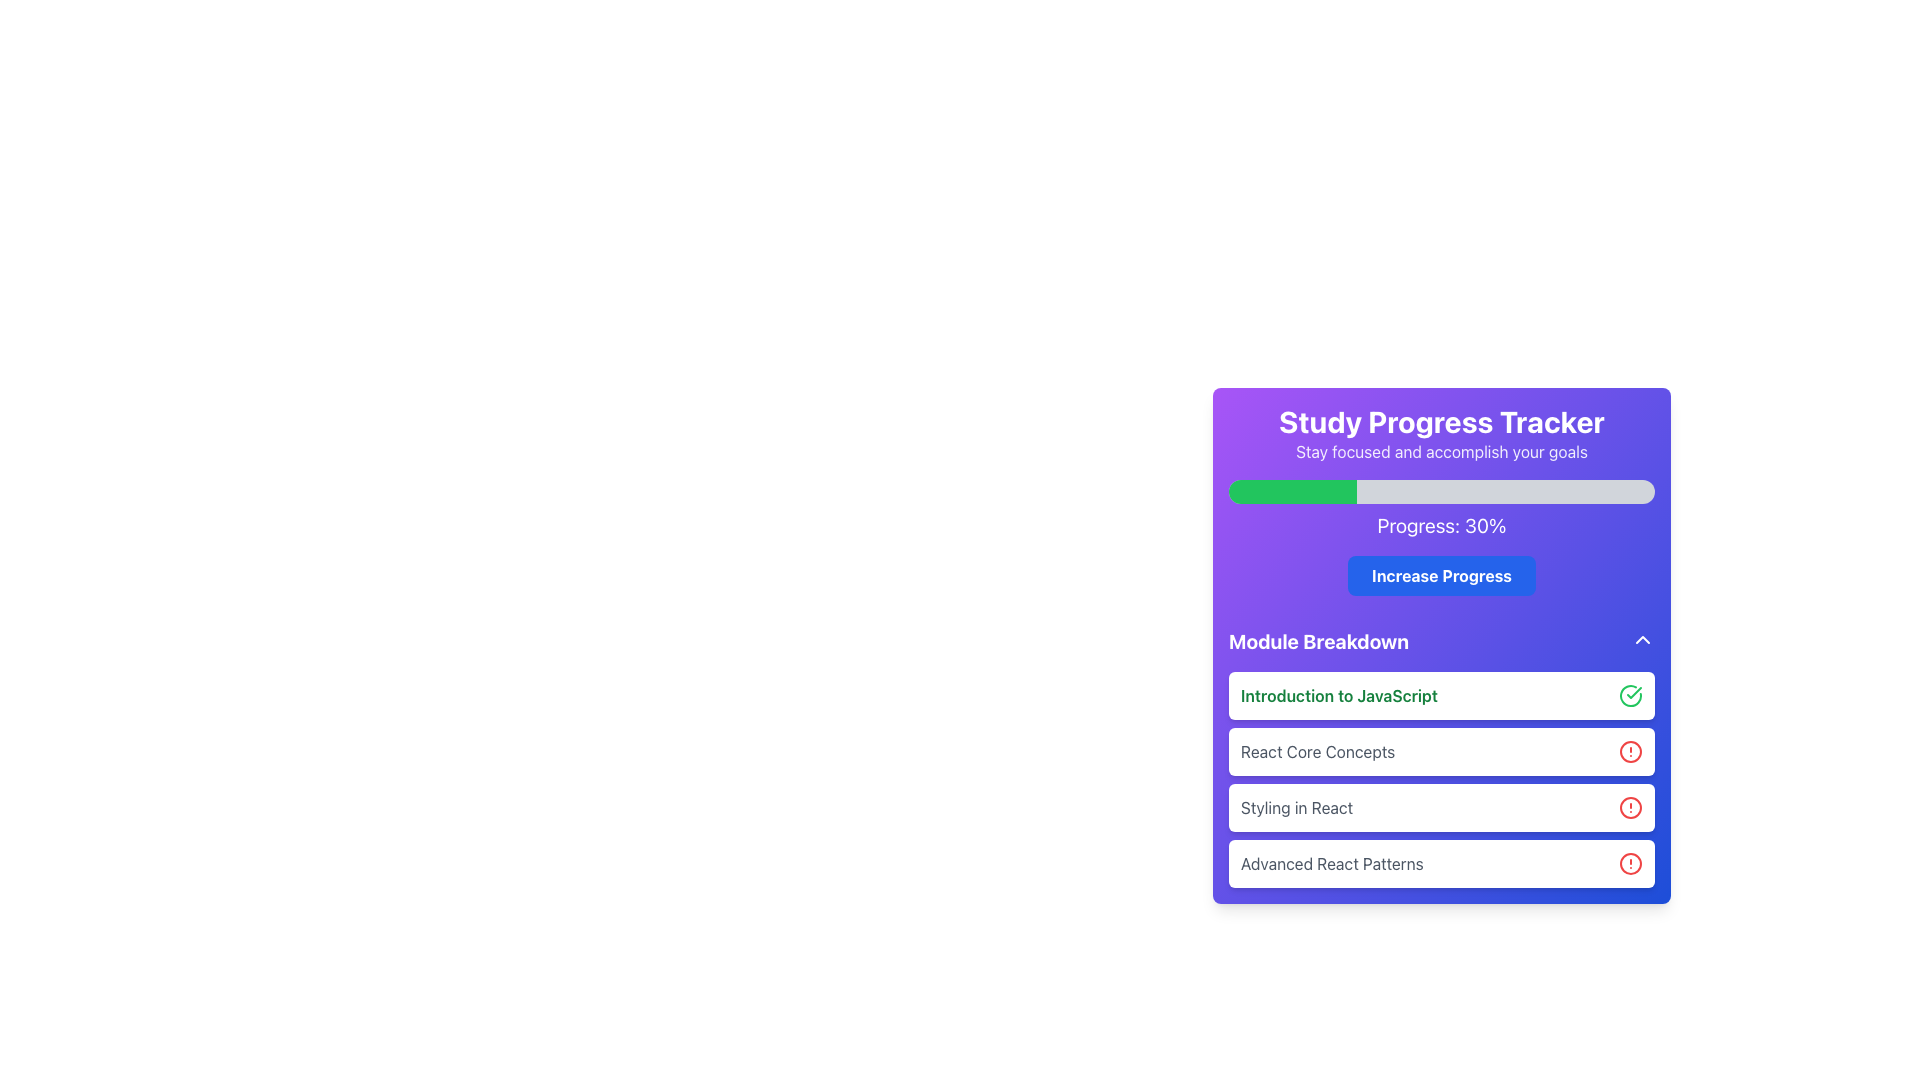  I want to click on the status indication of the right-aligned SVG Circle in the 'React Core Concepts' module row, which signals an error or alert state, so click(1631, 752).